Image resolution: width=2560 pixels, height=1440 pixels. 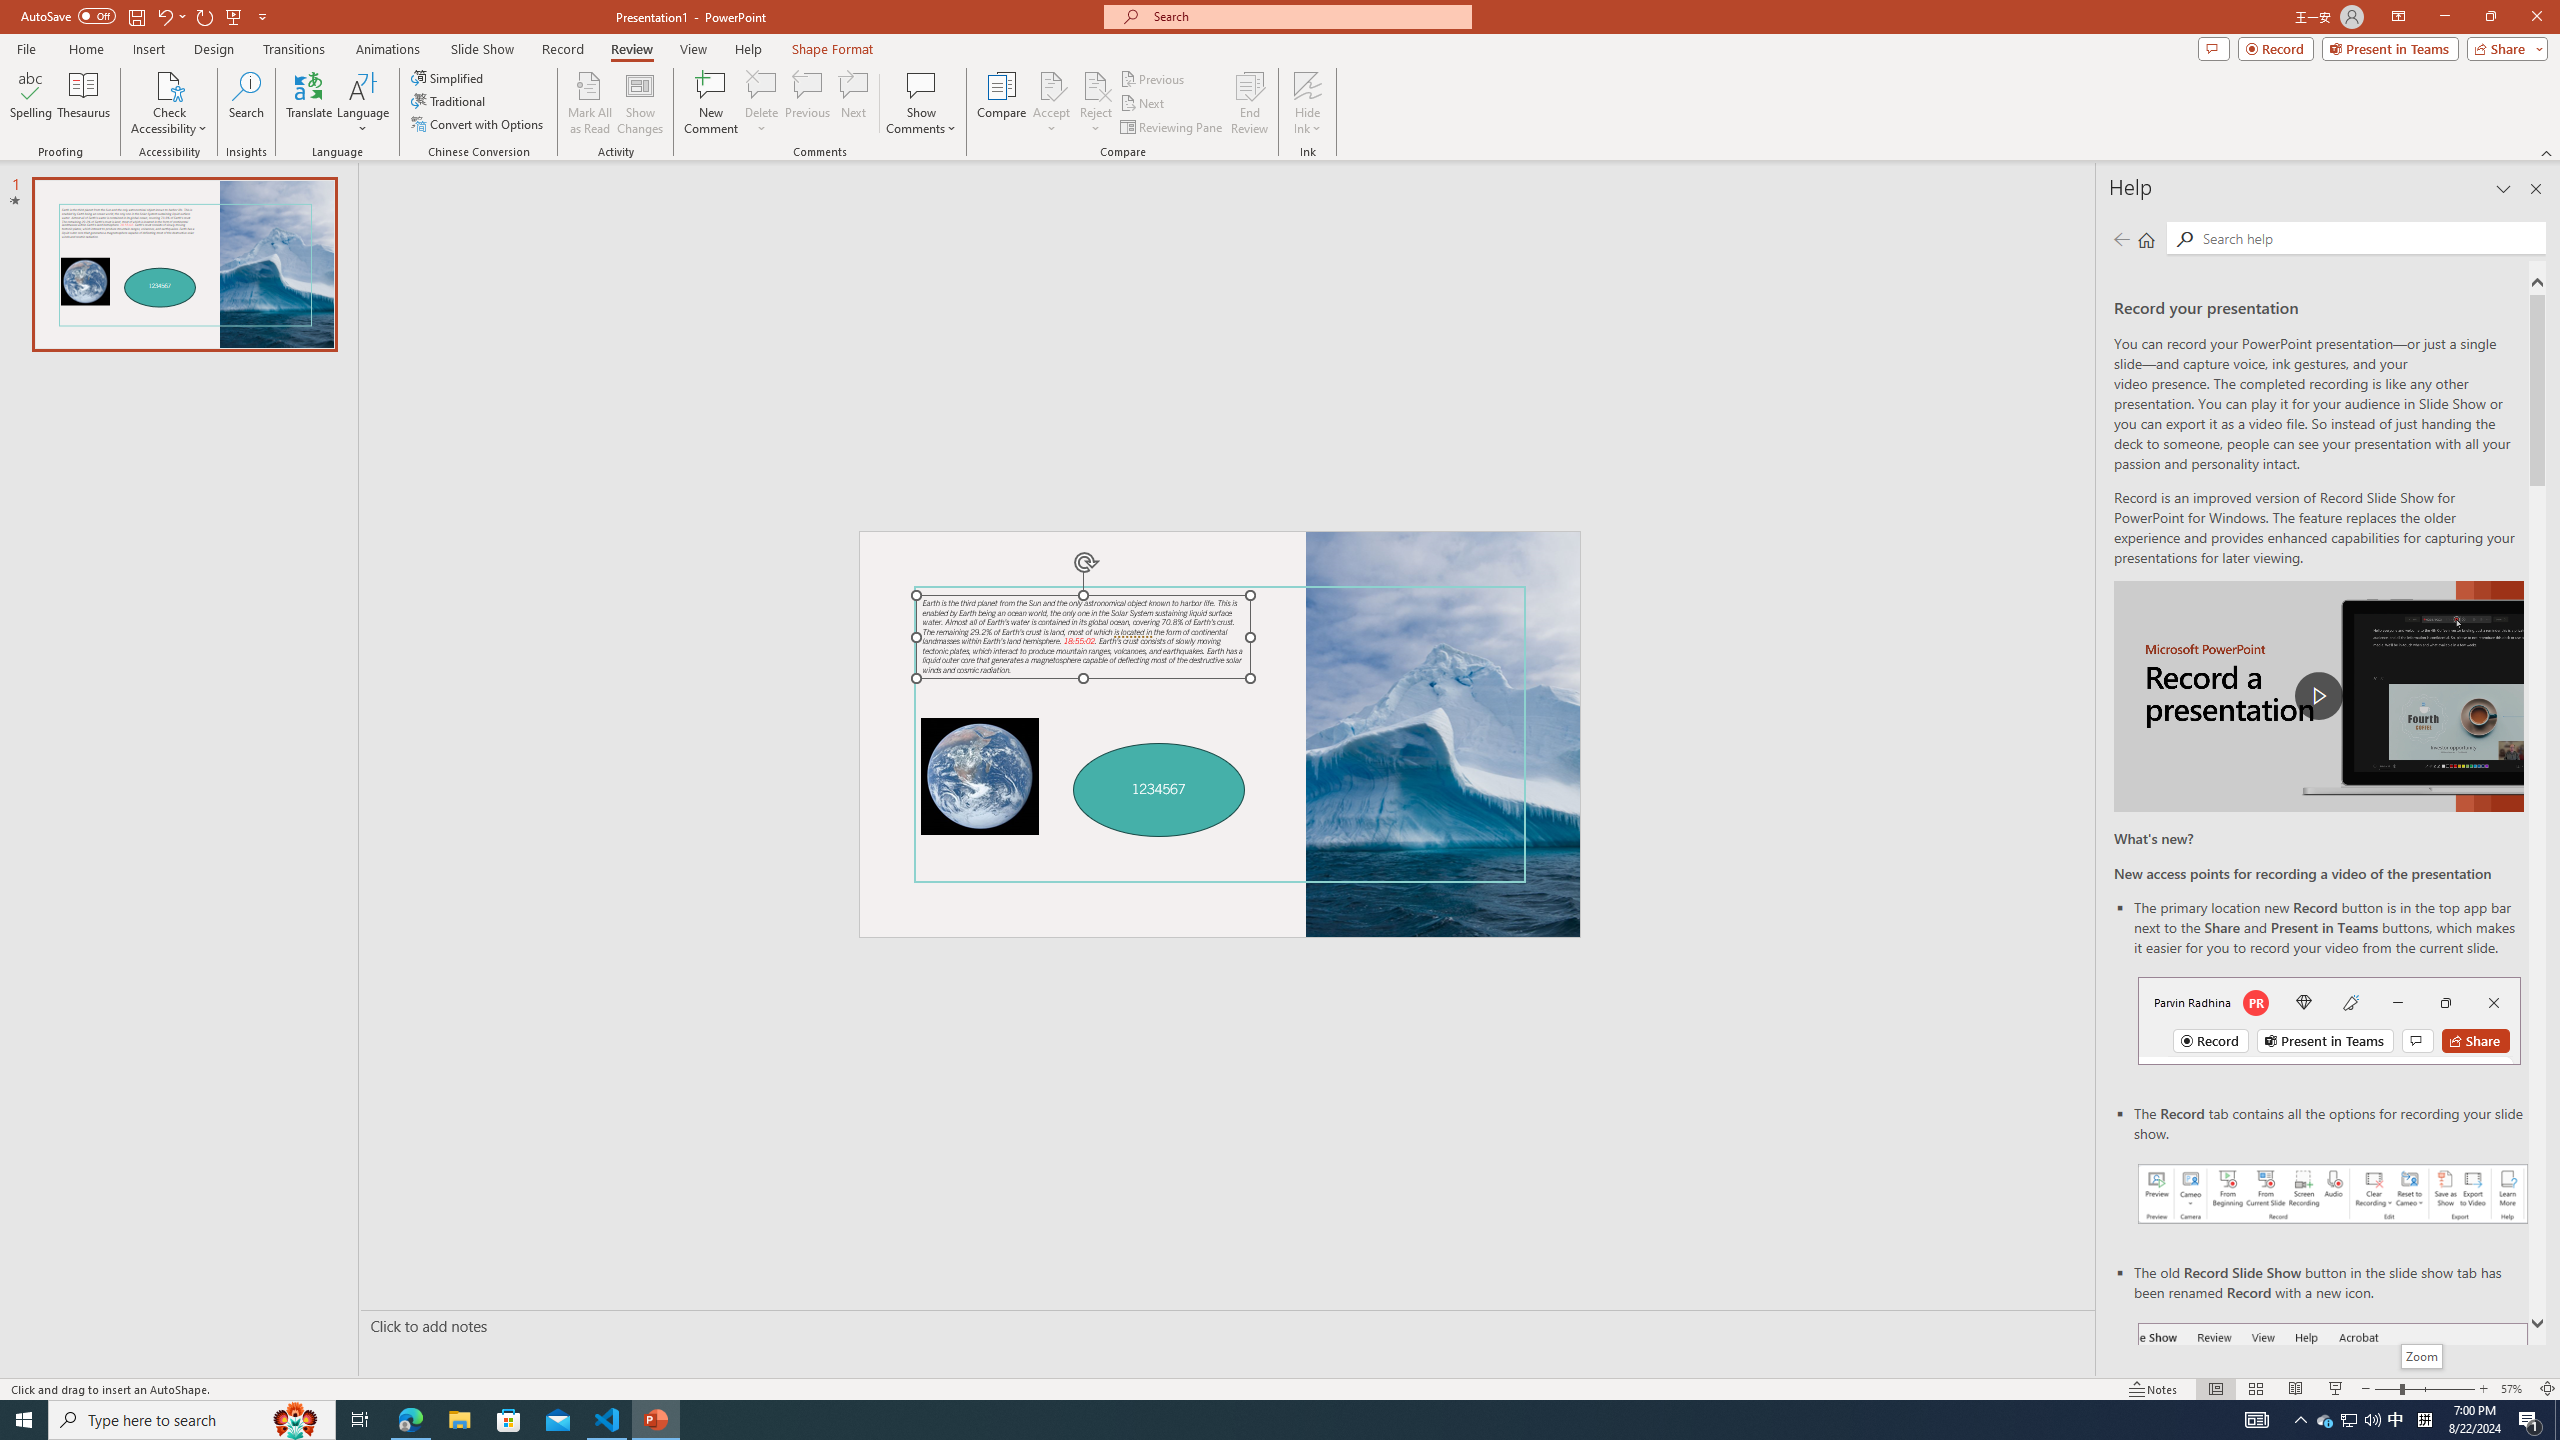 I want to click on 'Show Comments', so click(x=921, y=103).